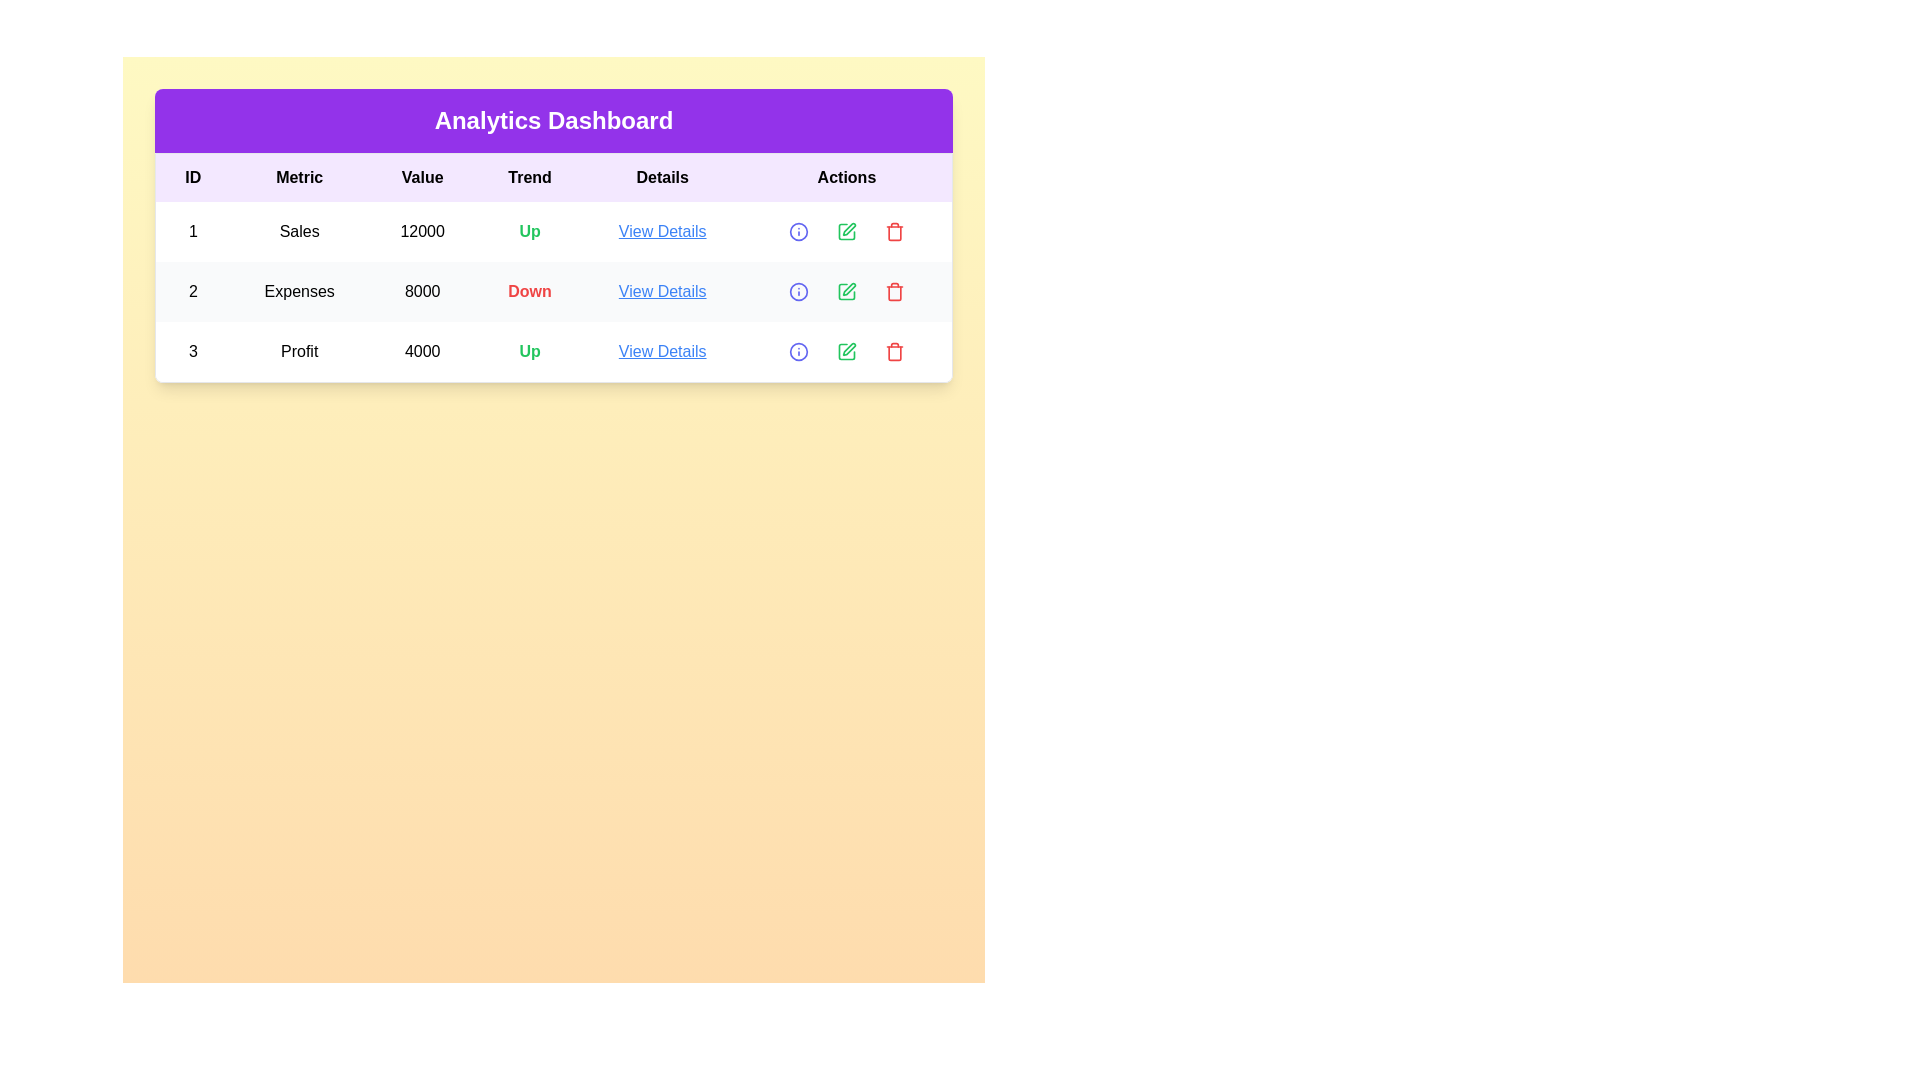 This screenshot has height=1080, width=1920. What do you see at coordinates (893, 292) in the screenshot?
I see `the red trash icon button located in the 'Actions' column of the second row in the 'Analytics Dashboard' table` at bounding box center [893, 292].